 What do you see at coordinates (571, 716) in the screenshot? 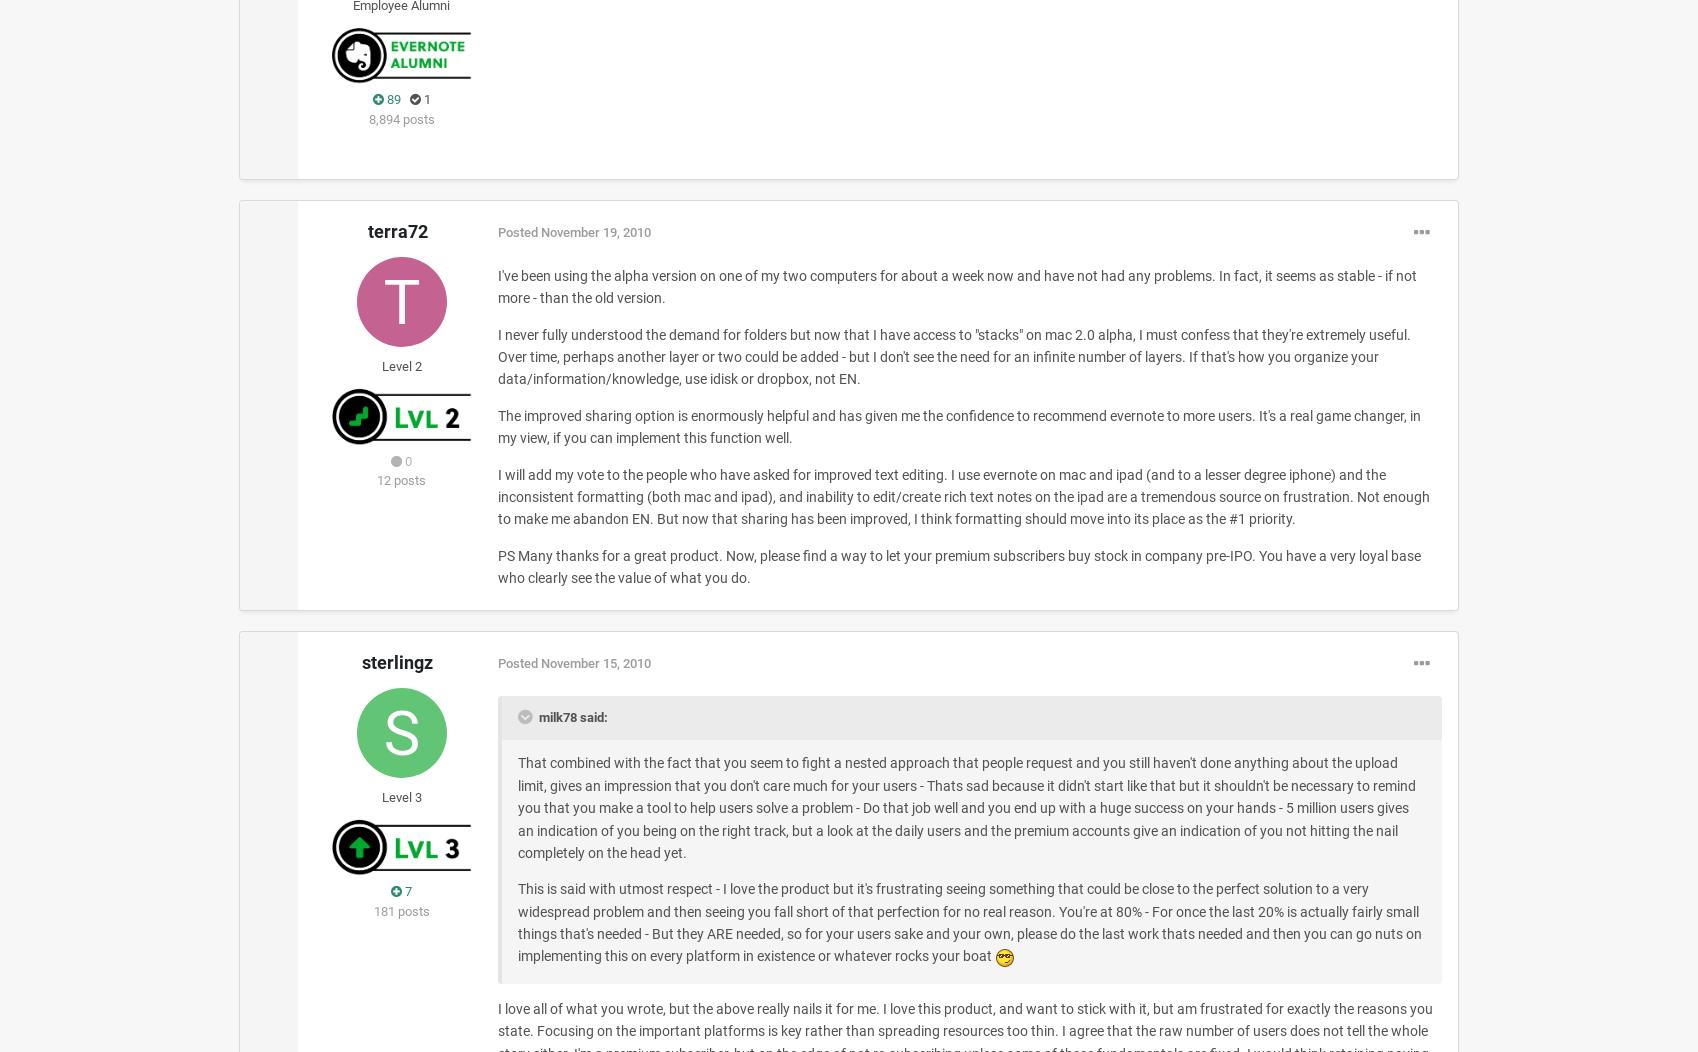
I see `'milk78 said:'` at bounding box center [571, 716].